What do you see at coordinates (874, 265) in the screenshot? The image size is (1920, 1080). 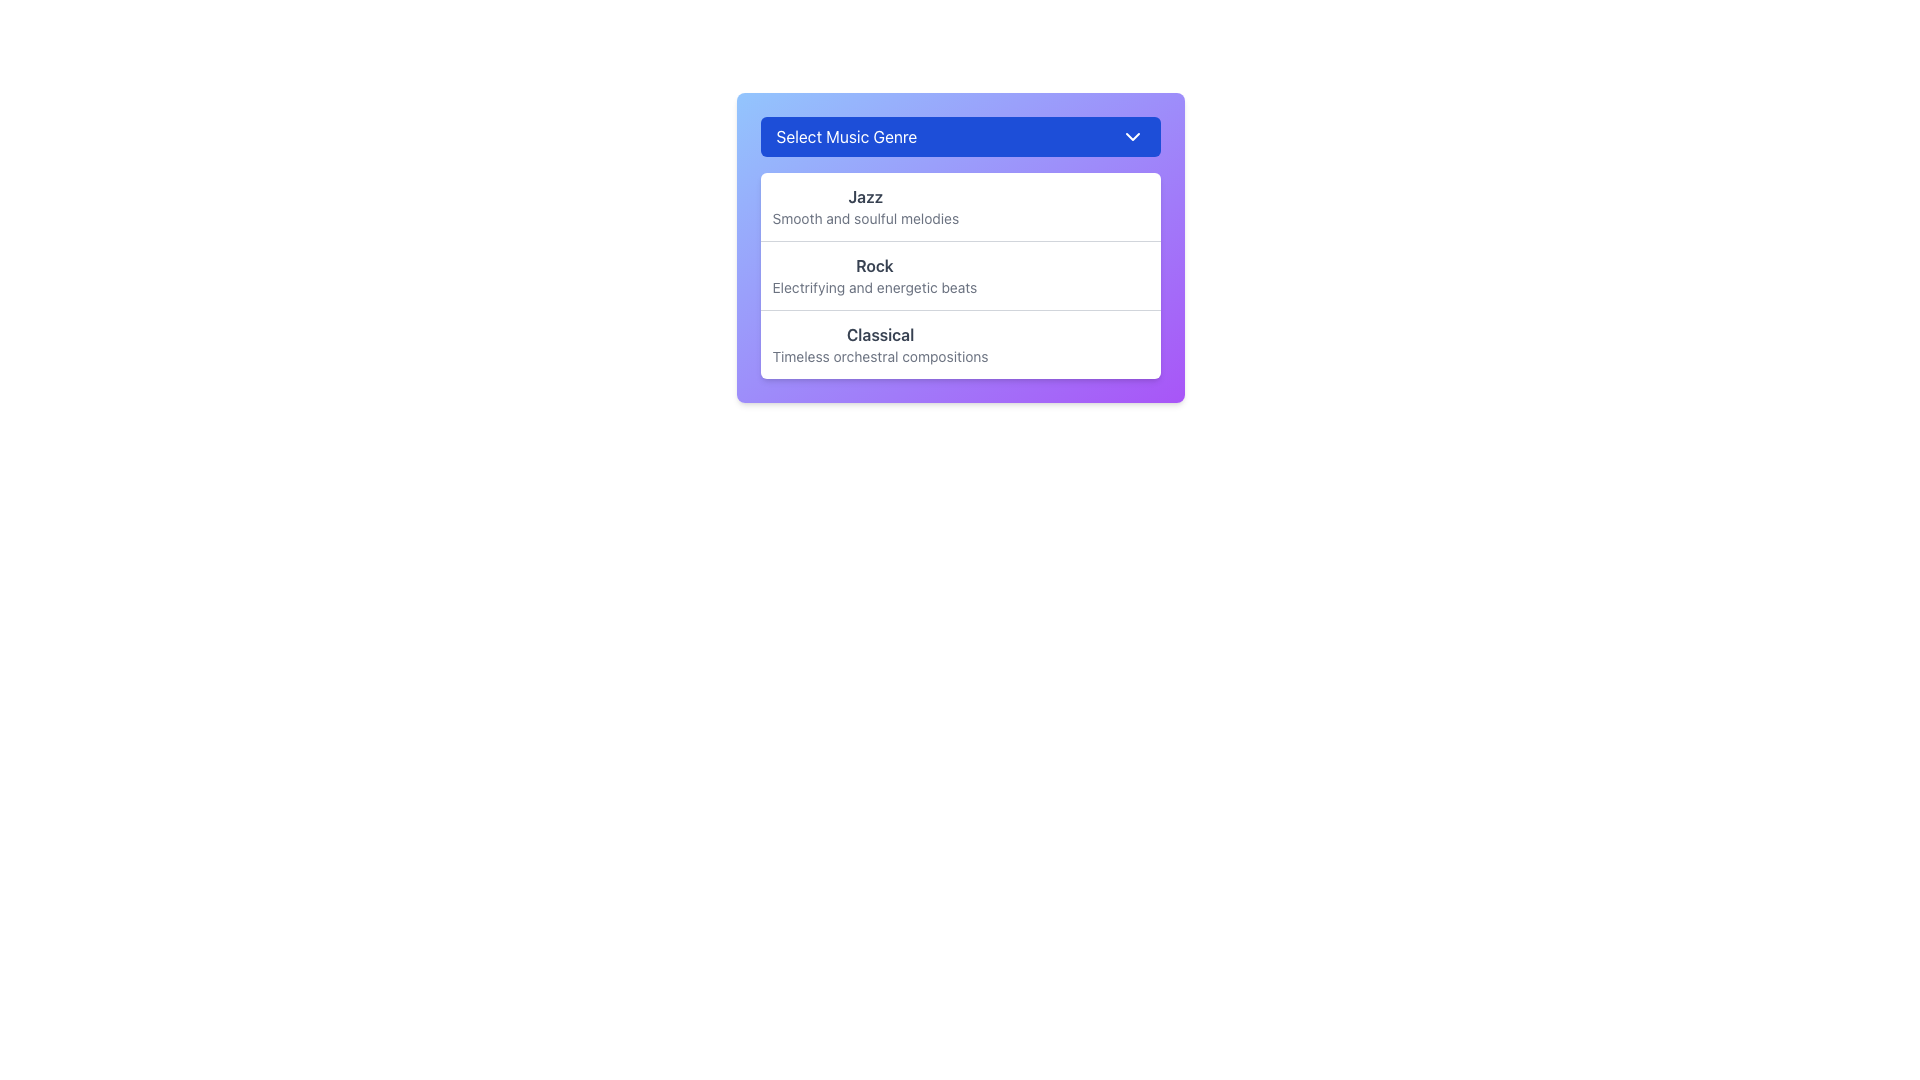 I see `the static text label indicating the genre 'Rock' within the dropdown menu, which is positioned above the descriptive text 'Electrifying and energetic beats'` at bounding box center [874, 265].